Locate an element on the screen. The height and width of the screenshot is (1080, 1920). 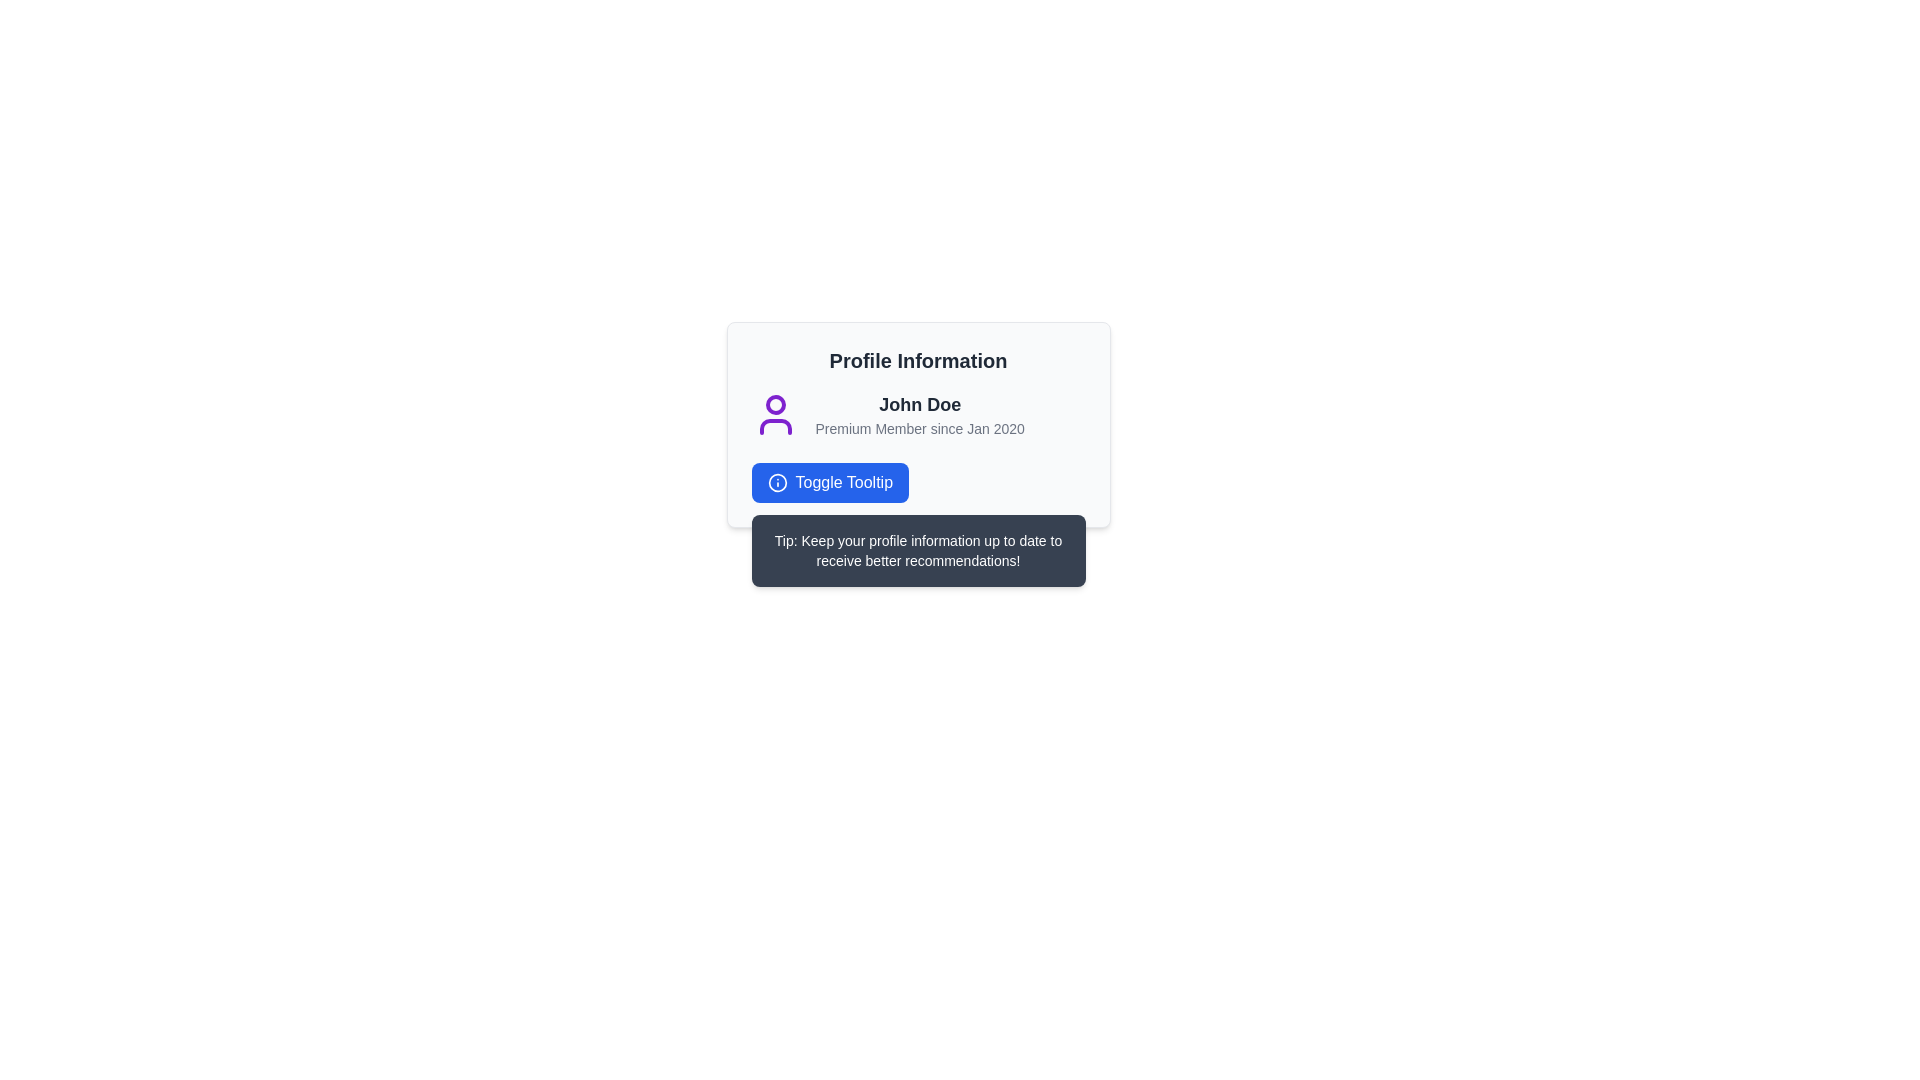
the 'Toggle Tooltip' button with a blue background and white text, located at the bottom of the 'Profile Information' card is located at coordinates (830, 482).